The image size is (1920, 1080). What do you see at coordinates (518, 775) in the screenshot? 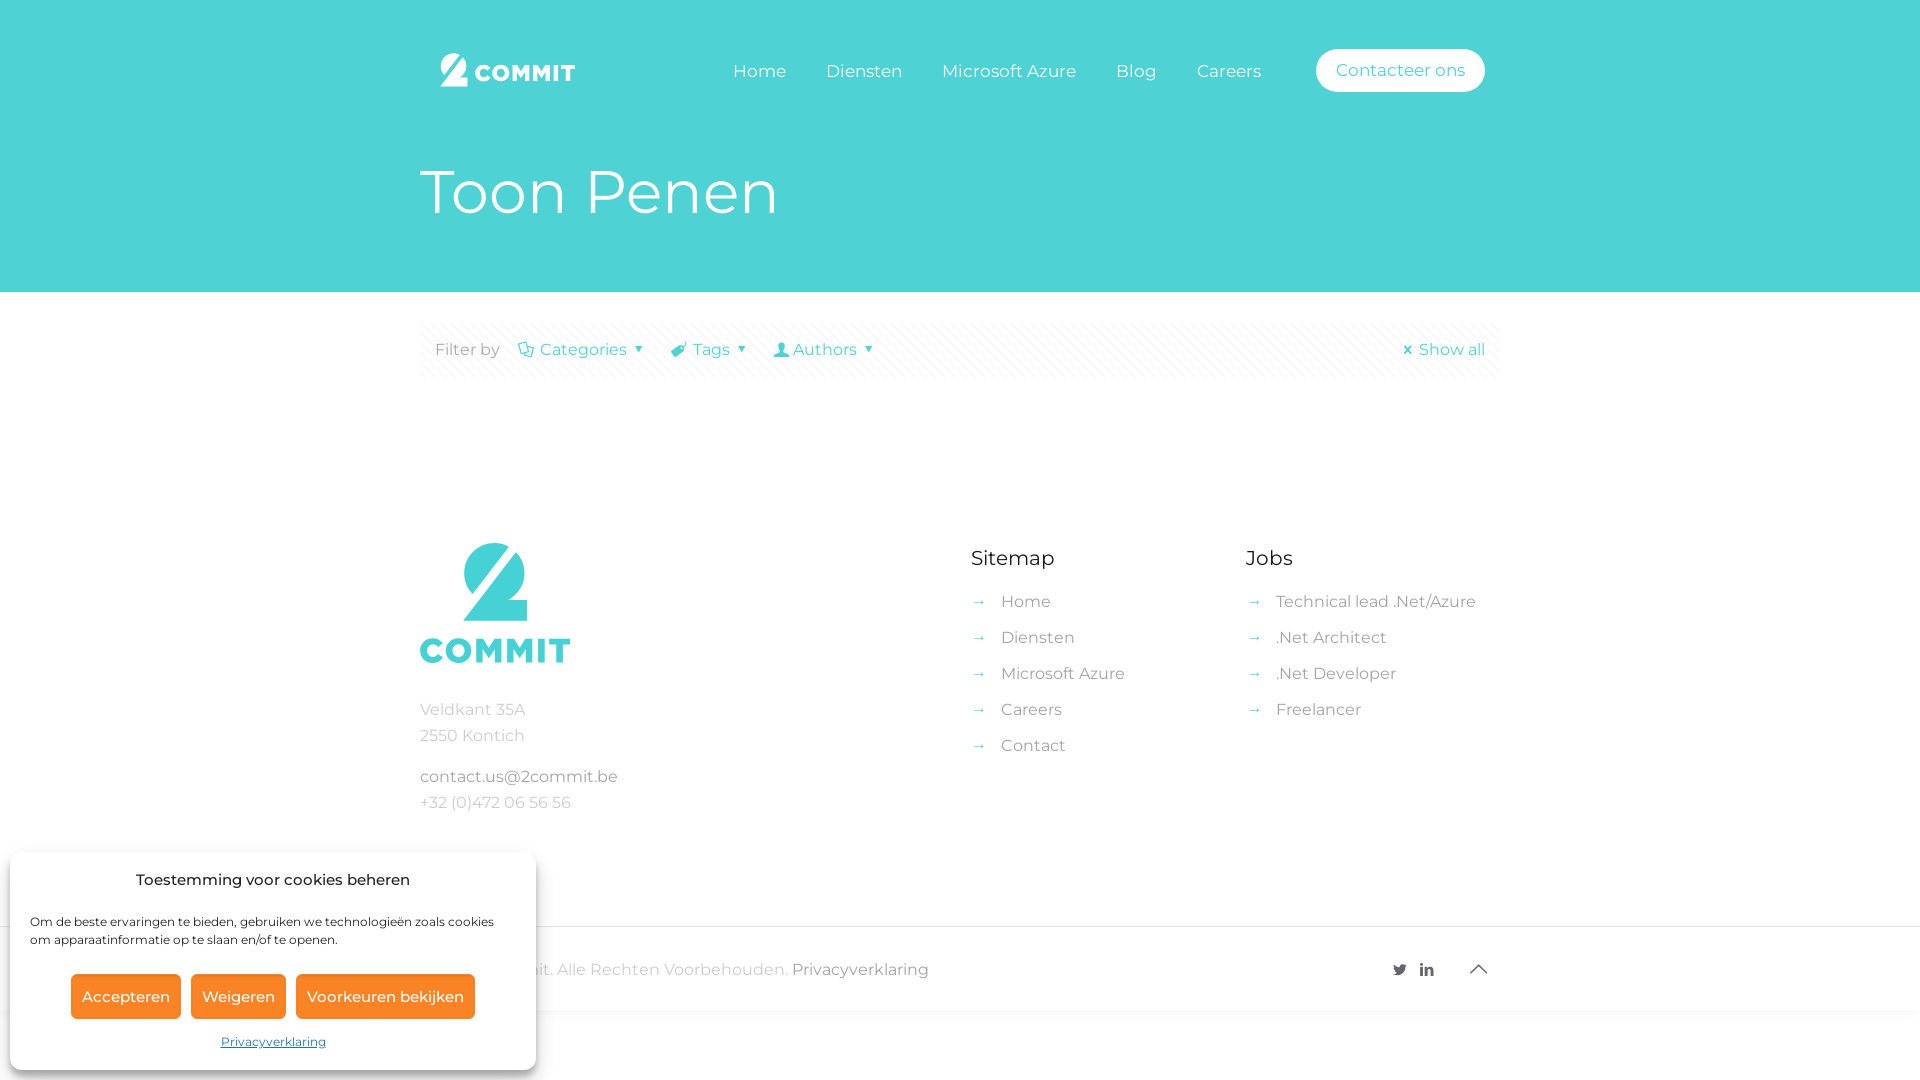
I see `'contact.us@2commit.be'` at bounding box center [518, 775].